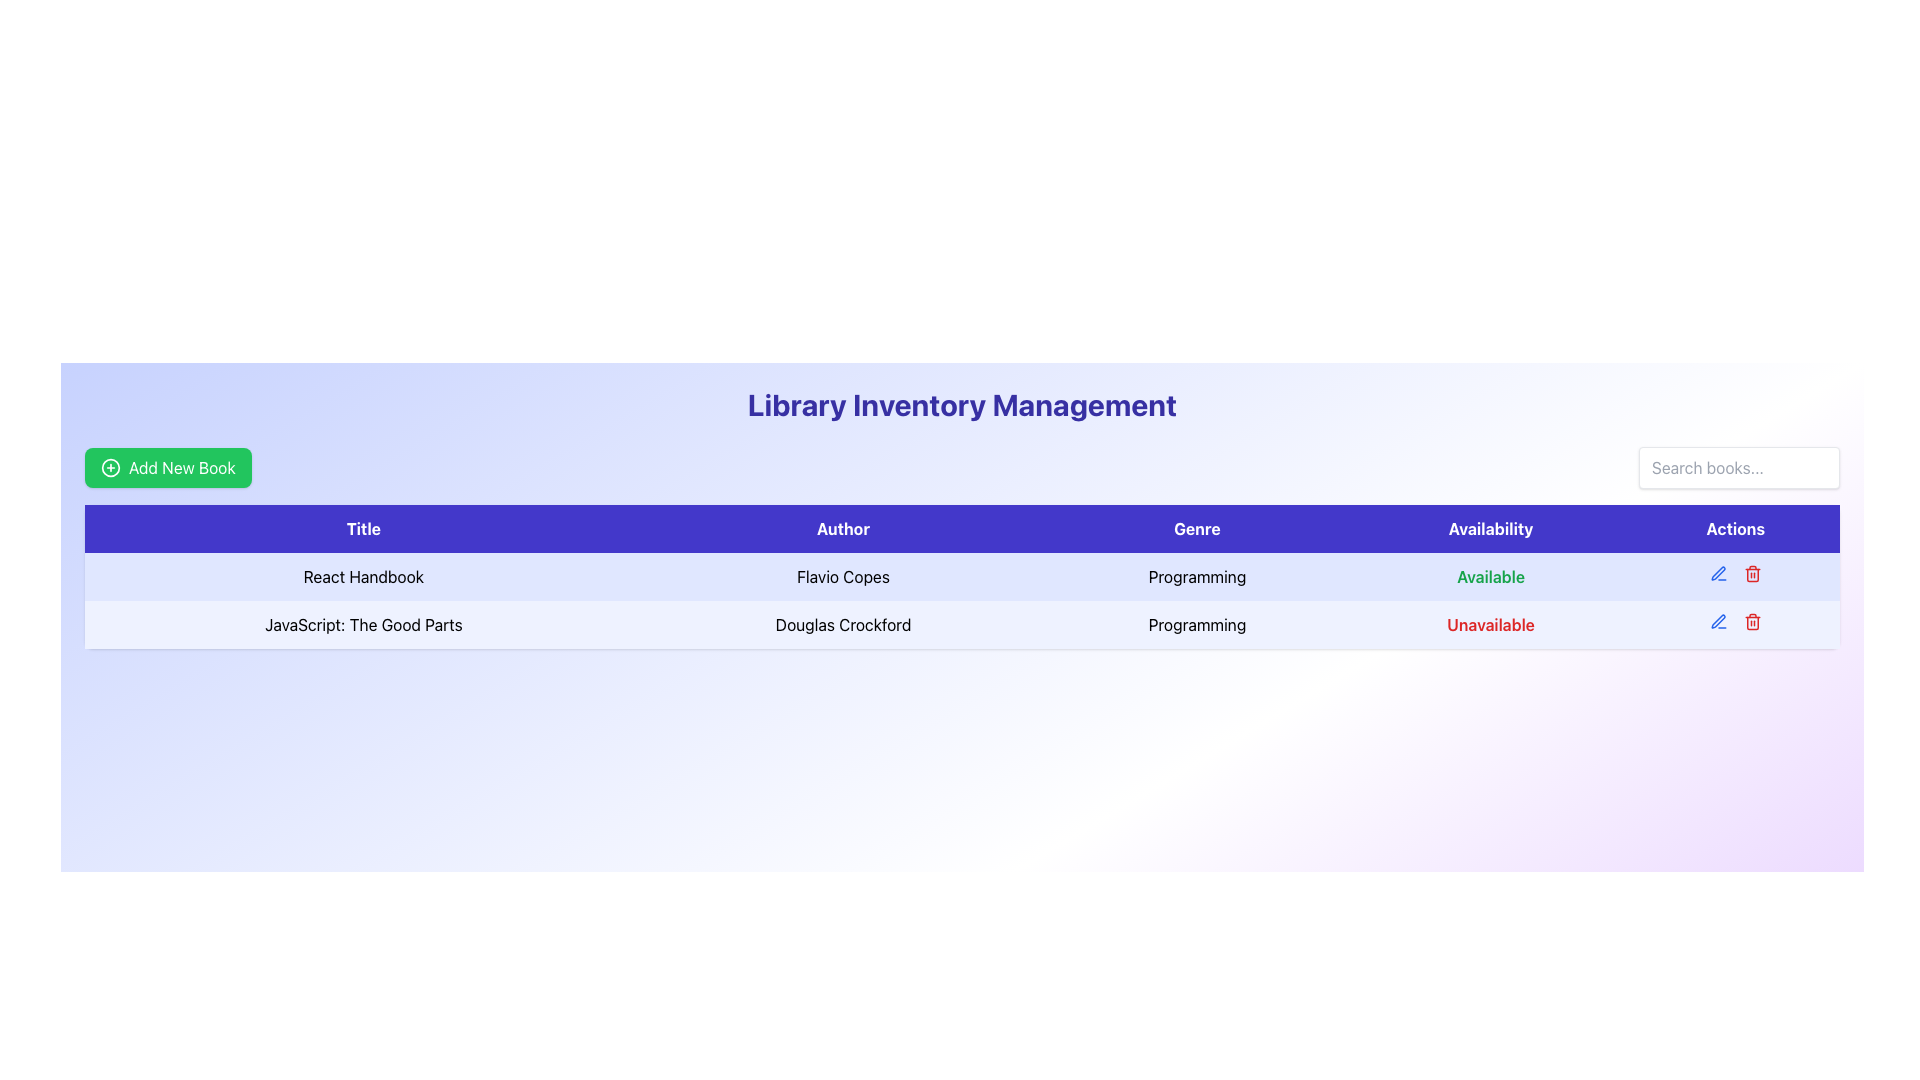  I want to click on the centrally aligned text heading at the top of the page, which serves as the title for the library inventory management system, so click(962, 405).